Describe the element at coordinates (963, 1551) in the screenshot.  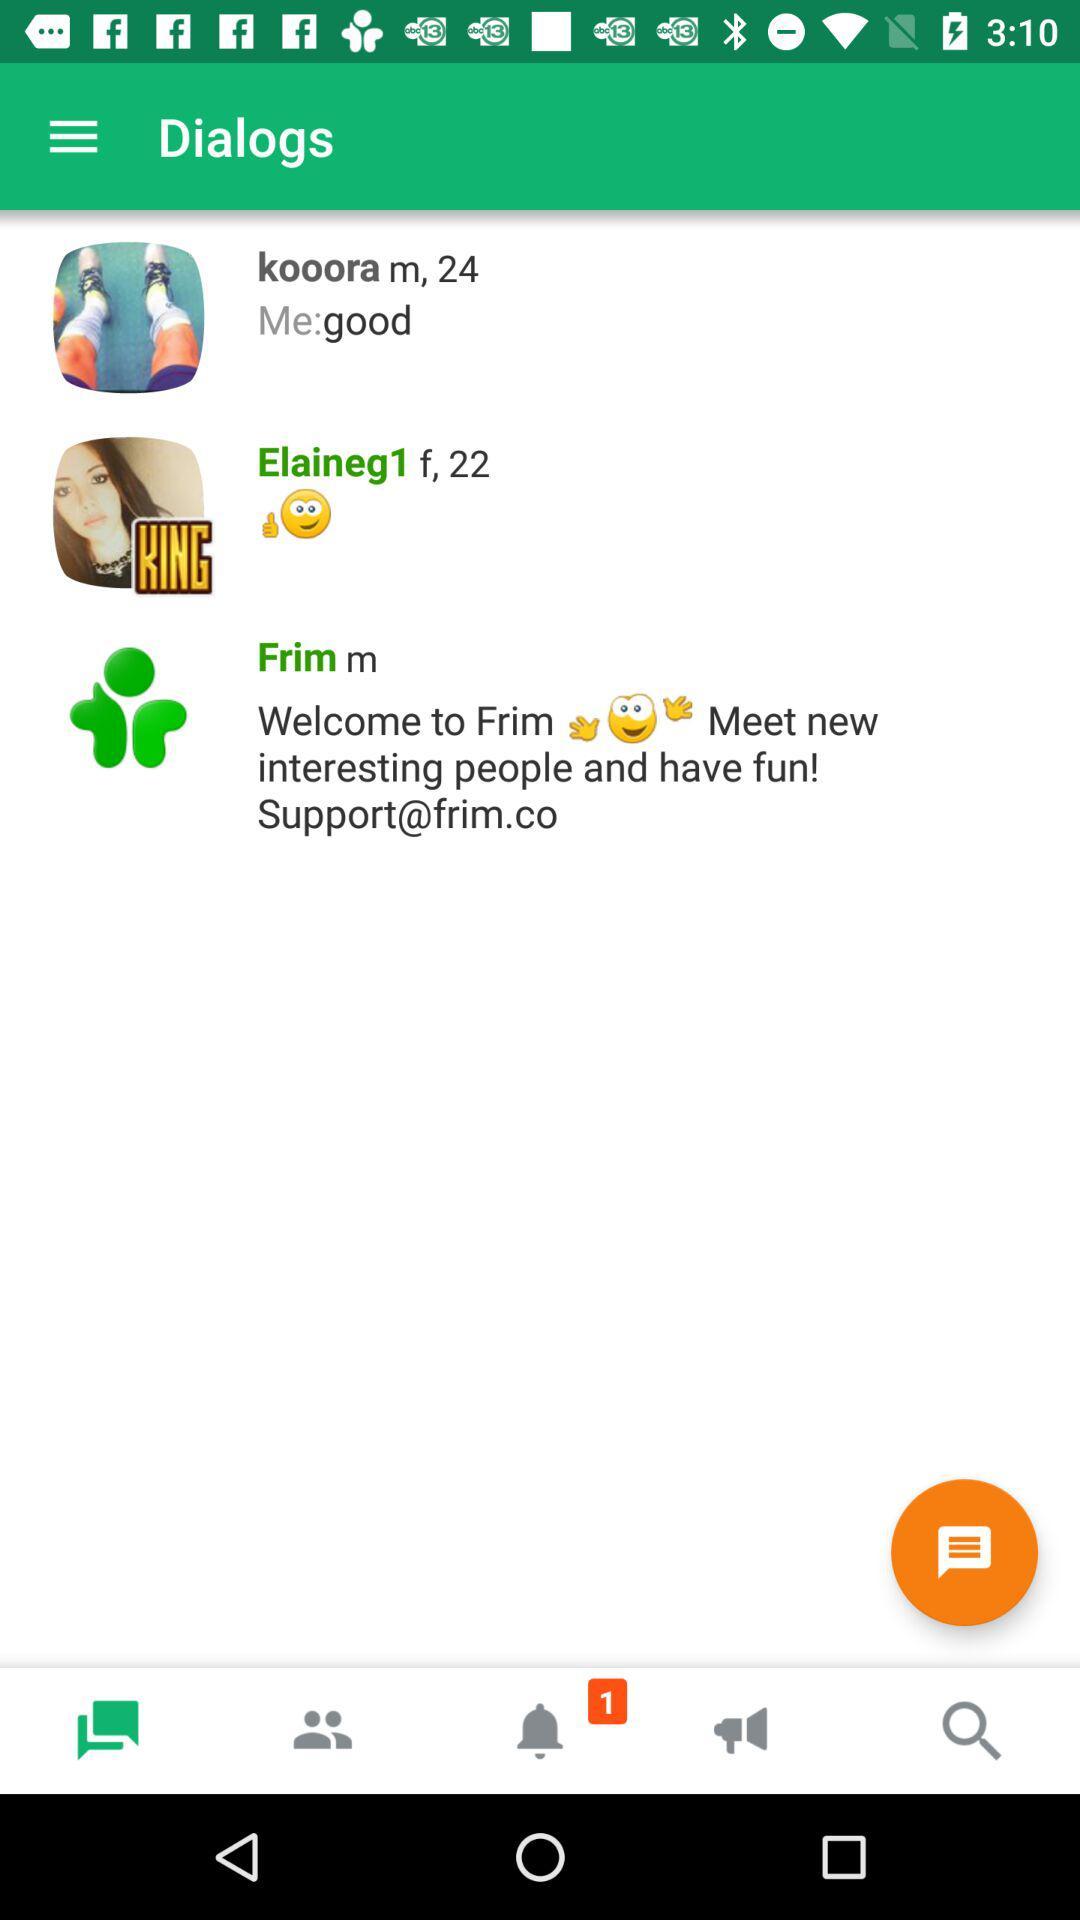
I see `starting new dialogs` at that location.